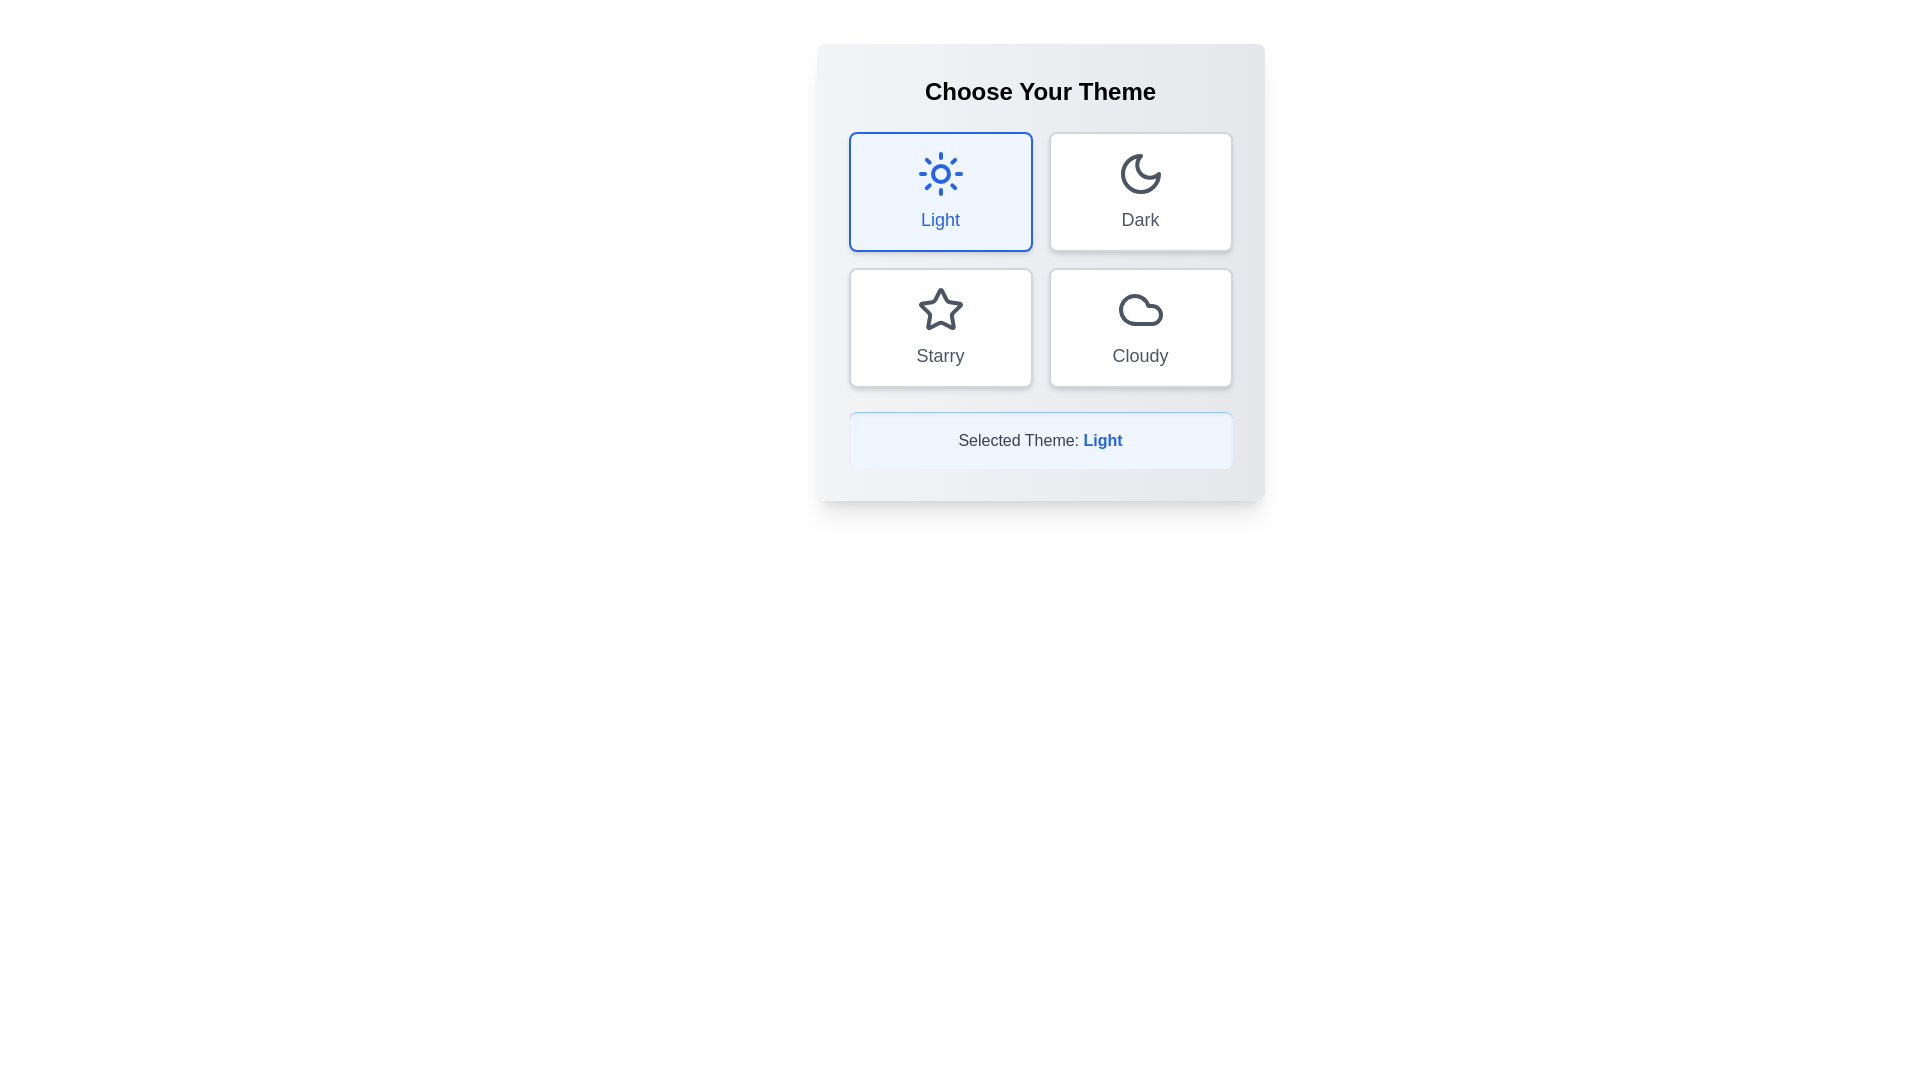 This screenshot has height=1080, width=1920. I want to click on the theme button corresponding to Light, so click(939, 192).